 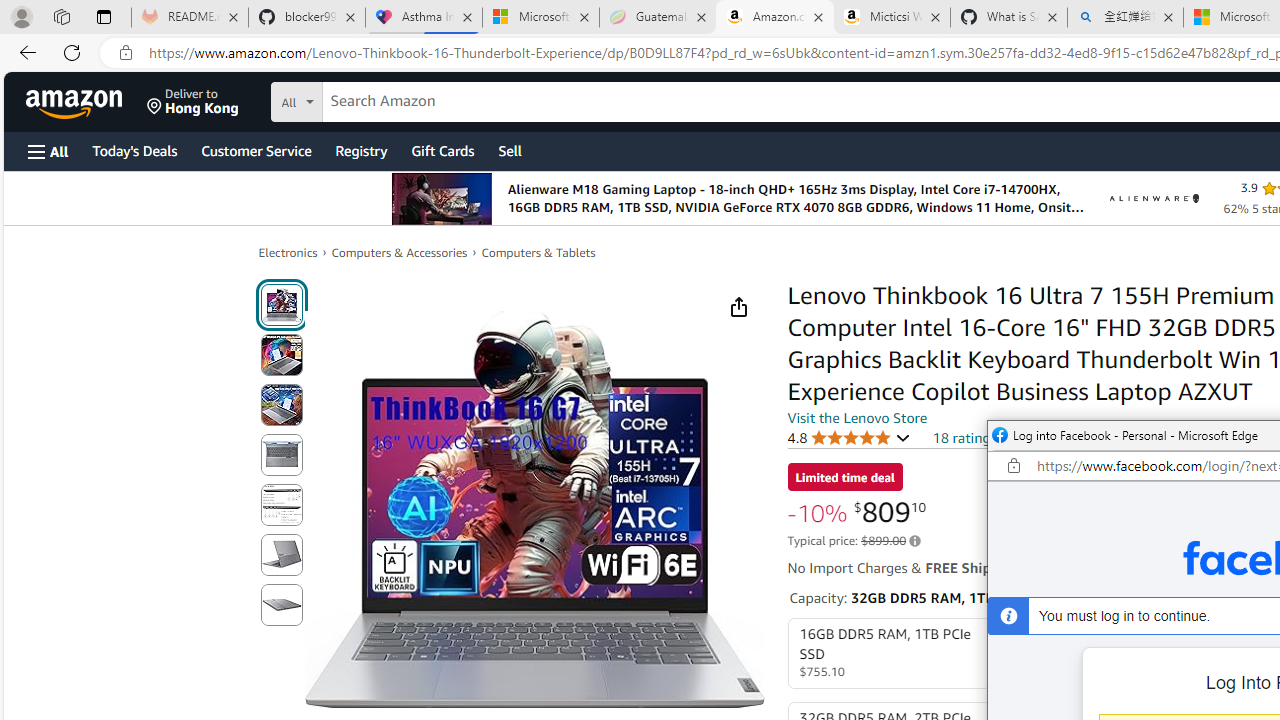 I want to click on 'Deliver to Hong Kong', so click(x=193, y=101).